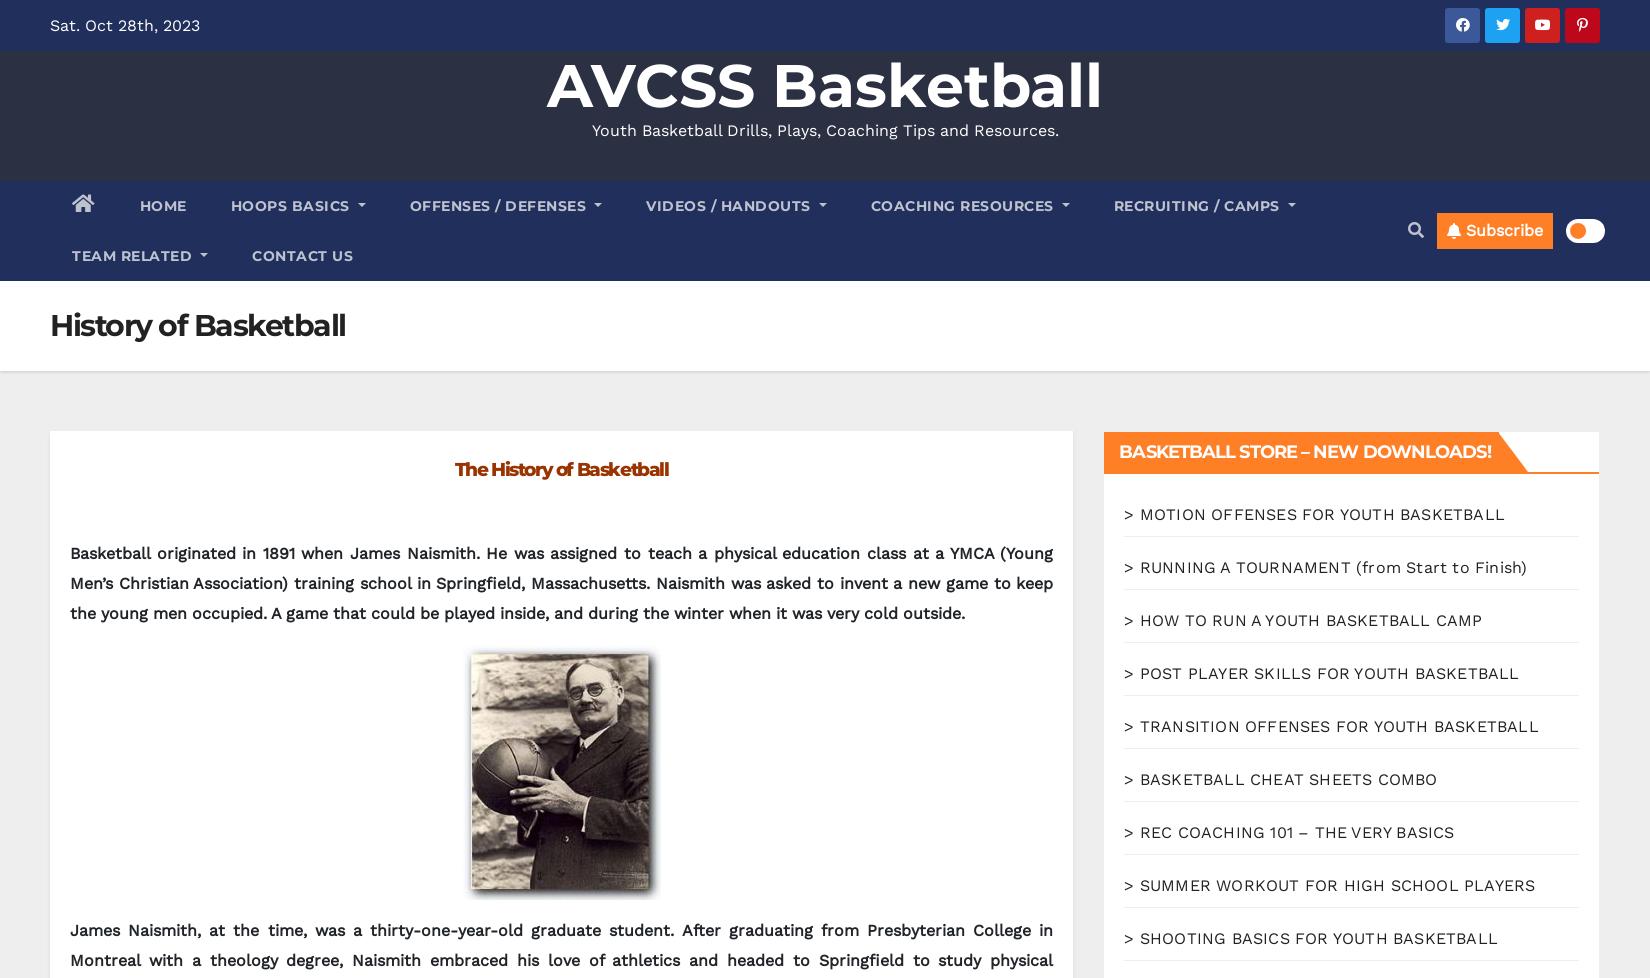 The width and height of the screenshot is (1650, 978). What do you see at coordinates (162, 205) in the screenshot?
I see `'HOME'` at bounding box center [162, 205].